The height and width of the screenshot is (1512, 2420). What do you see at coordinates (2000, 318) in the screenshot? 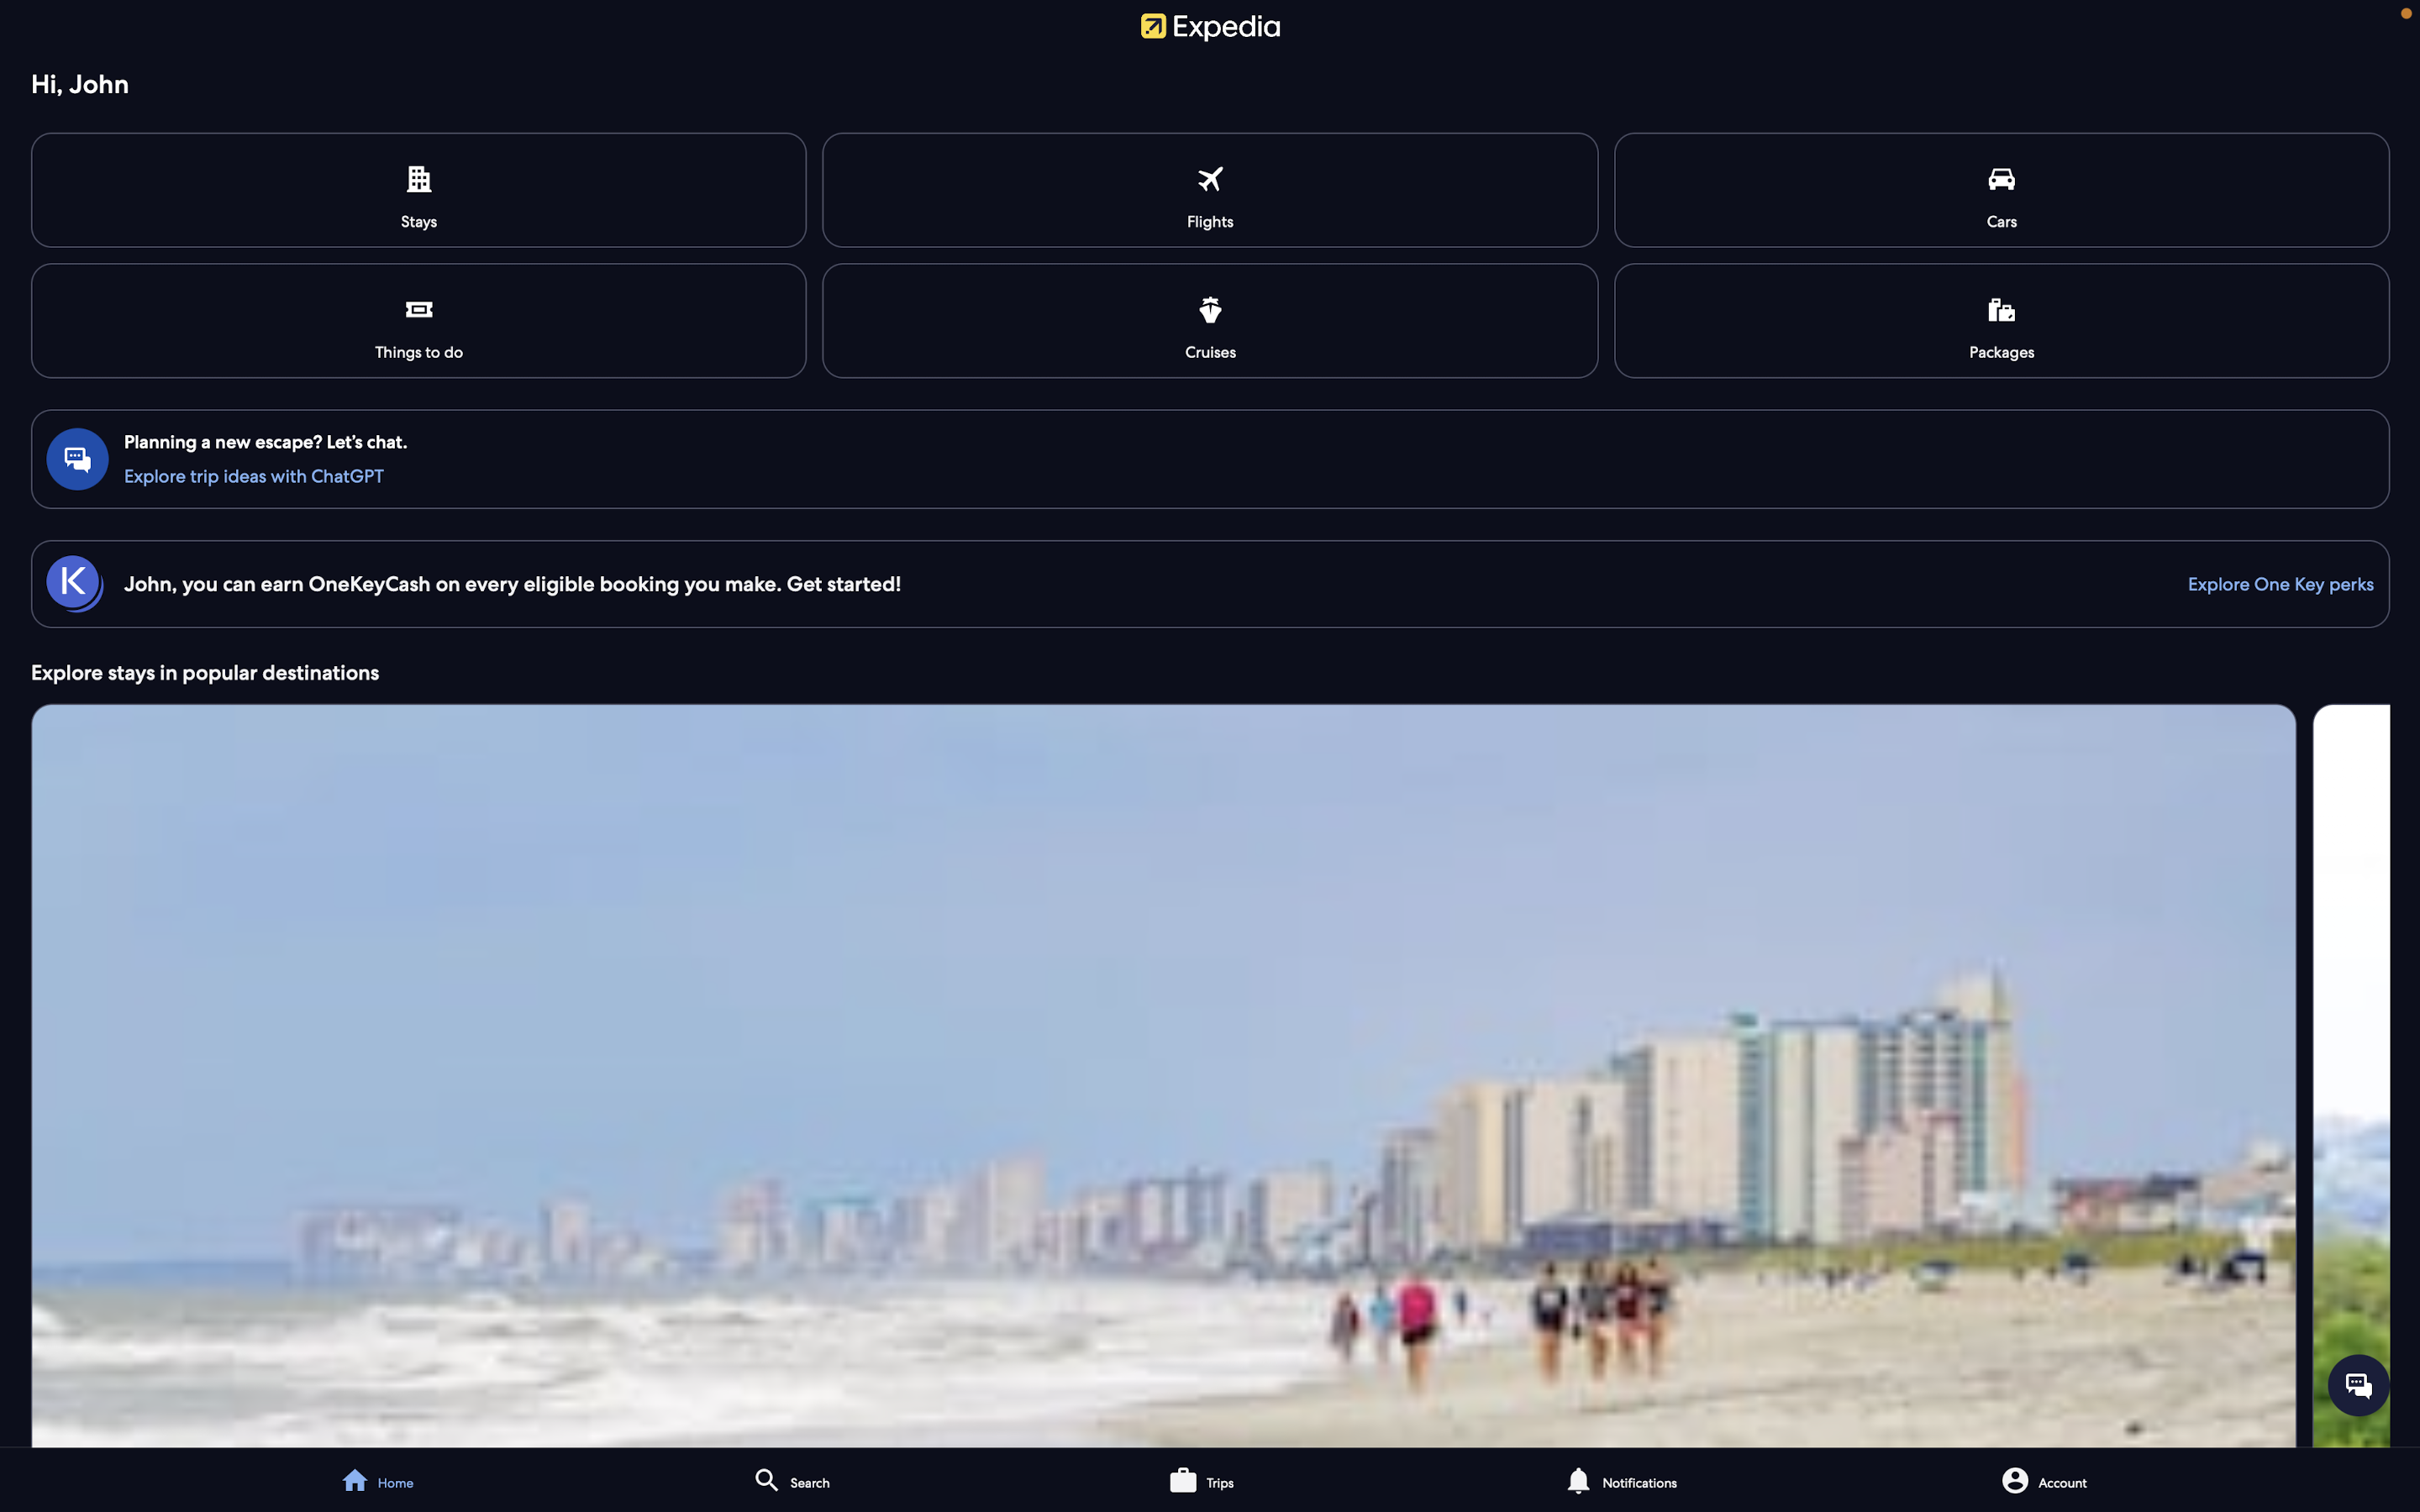
I see `and reserve package deals` at bounding box center [2000, 318].